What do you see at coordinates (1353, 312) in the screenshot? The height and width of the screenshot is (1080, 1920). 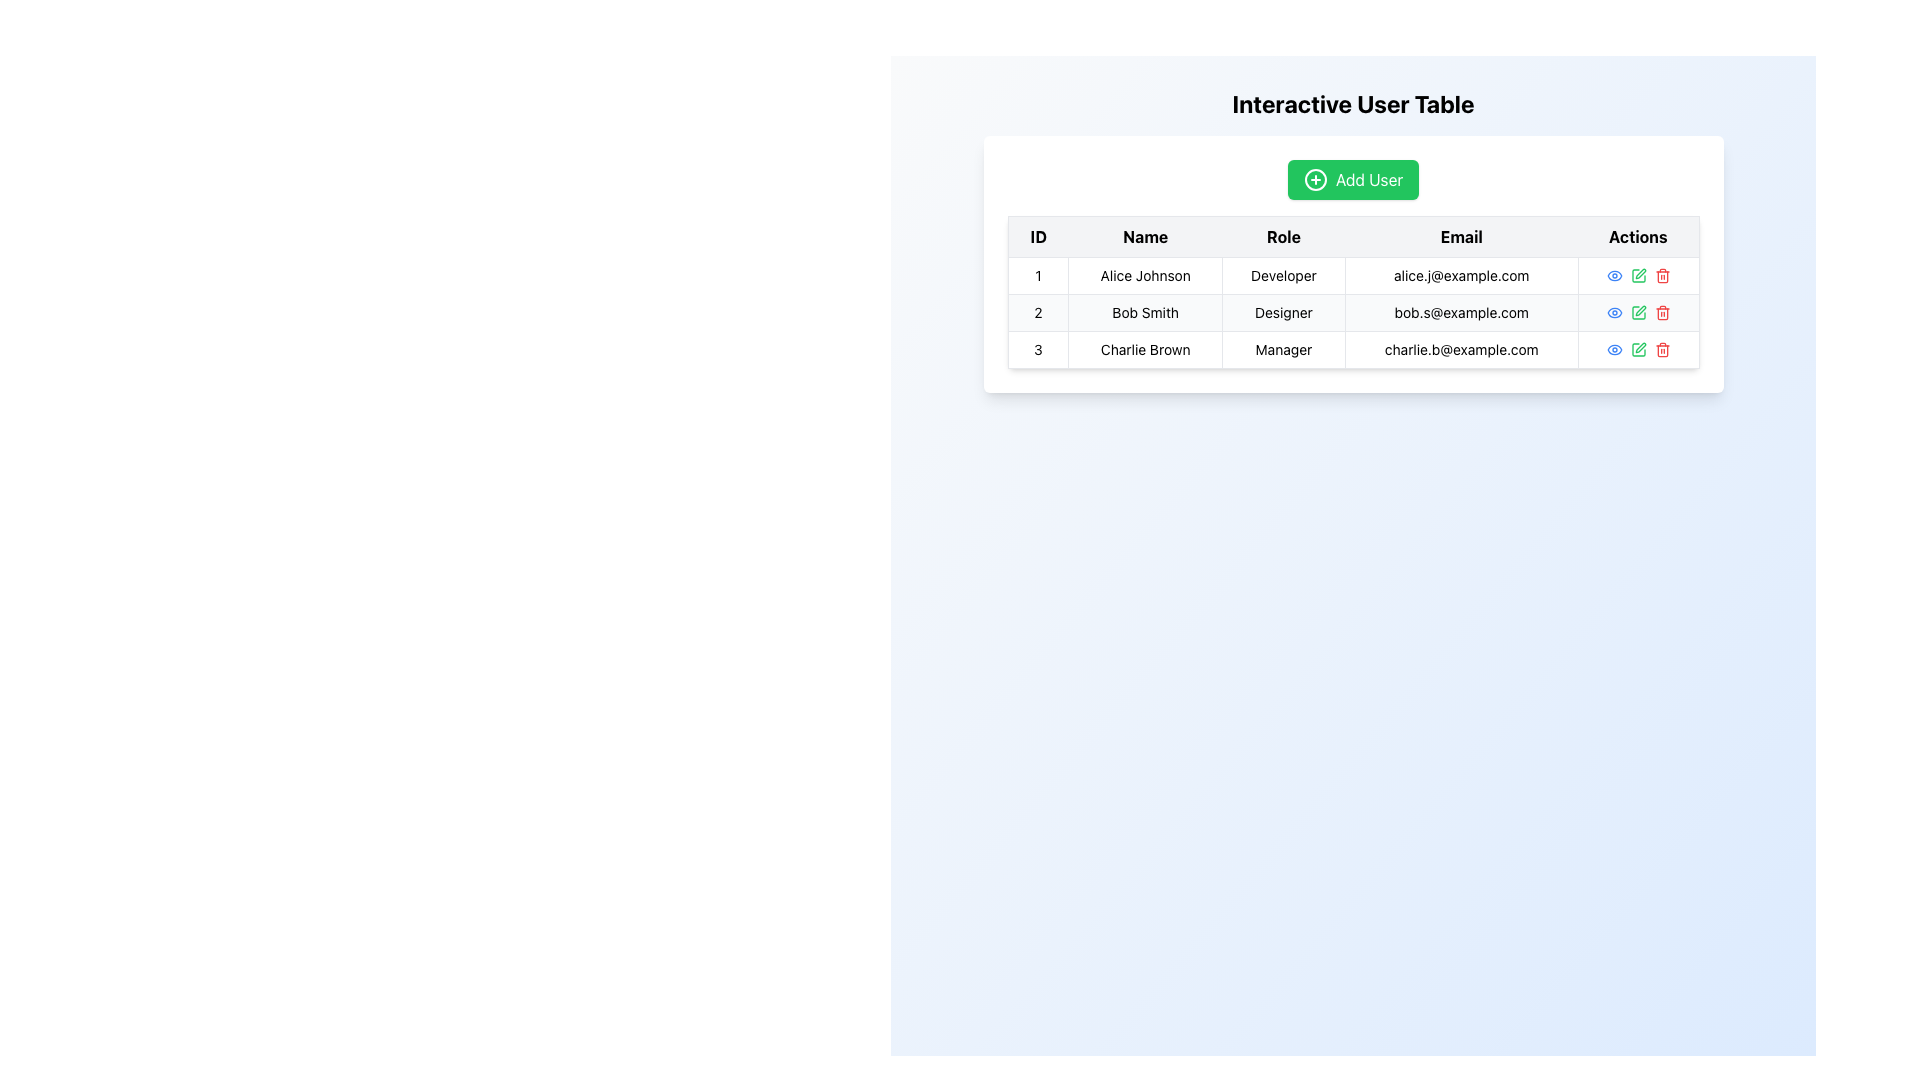 I see `the second row of the table displaying user information, which includes 'Bob Smith'` at bounding box center [1353, 312].